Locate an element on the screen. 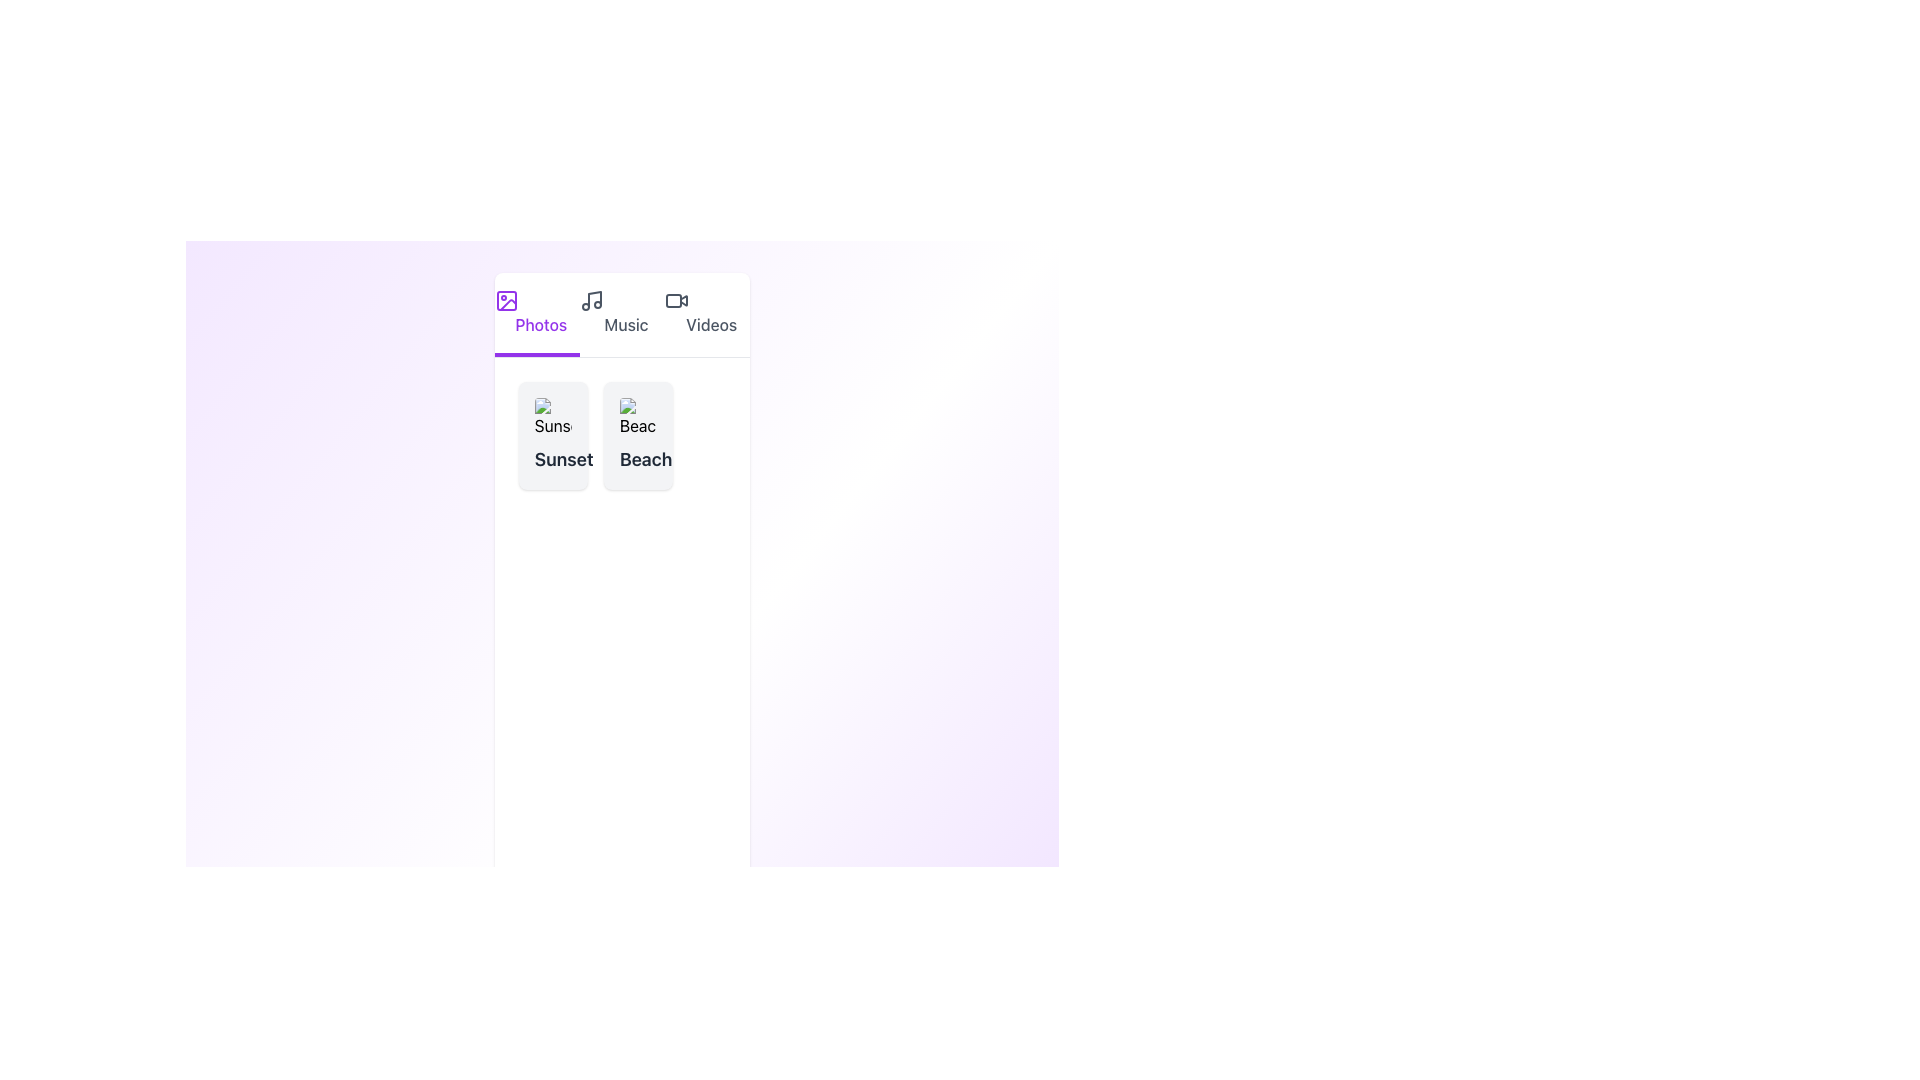 The image size is (1920, 1080). the text label displaying 'Music' located in the top navigation bar, positioned between the 'Photos' and 'Videos' sections is located at coordinates (625, 323).